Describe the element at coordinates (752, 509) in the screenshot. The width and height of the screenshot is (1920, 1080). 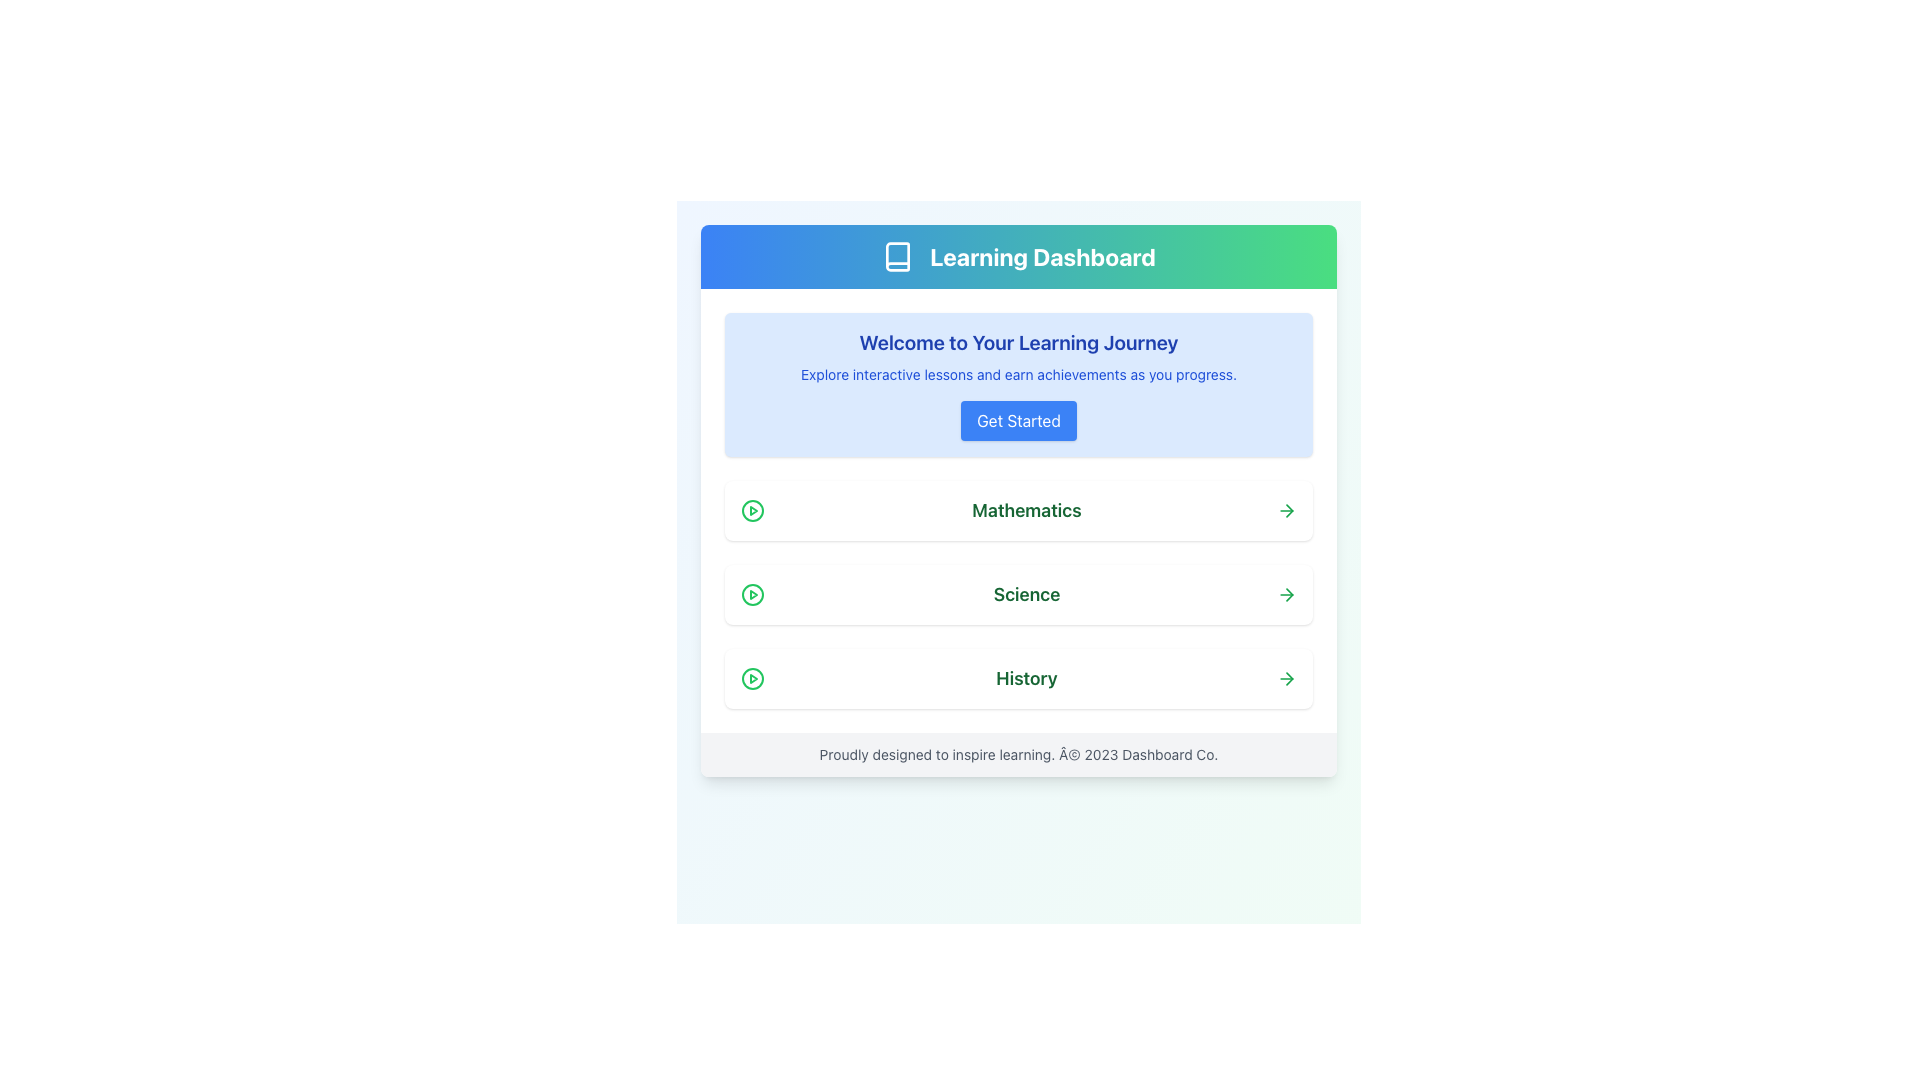
I see `the play indicator icon located to the left of the 'Mathematics' text` at that location.